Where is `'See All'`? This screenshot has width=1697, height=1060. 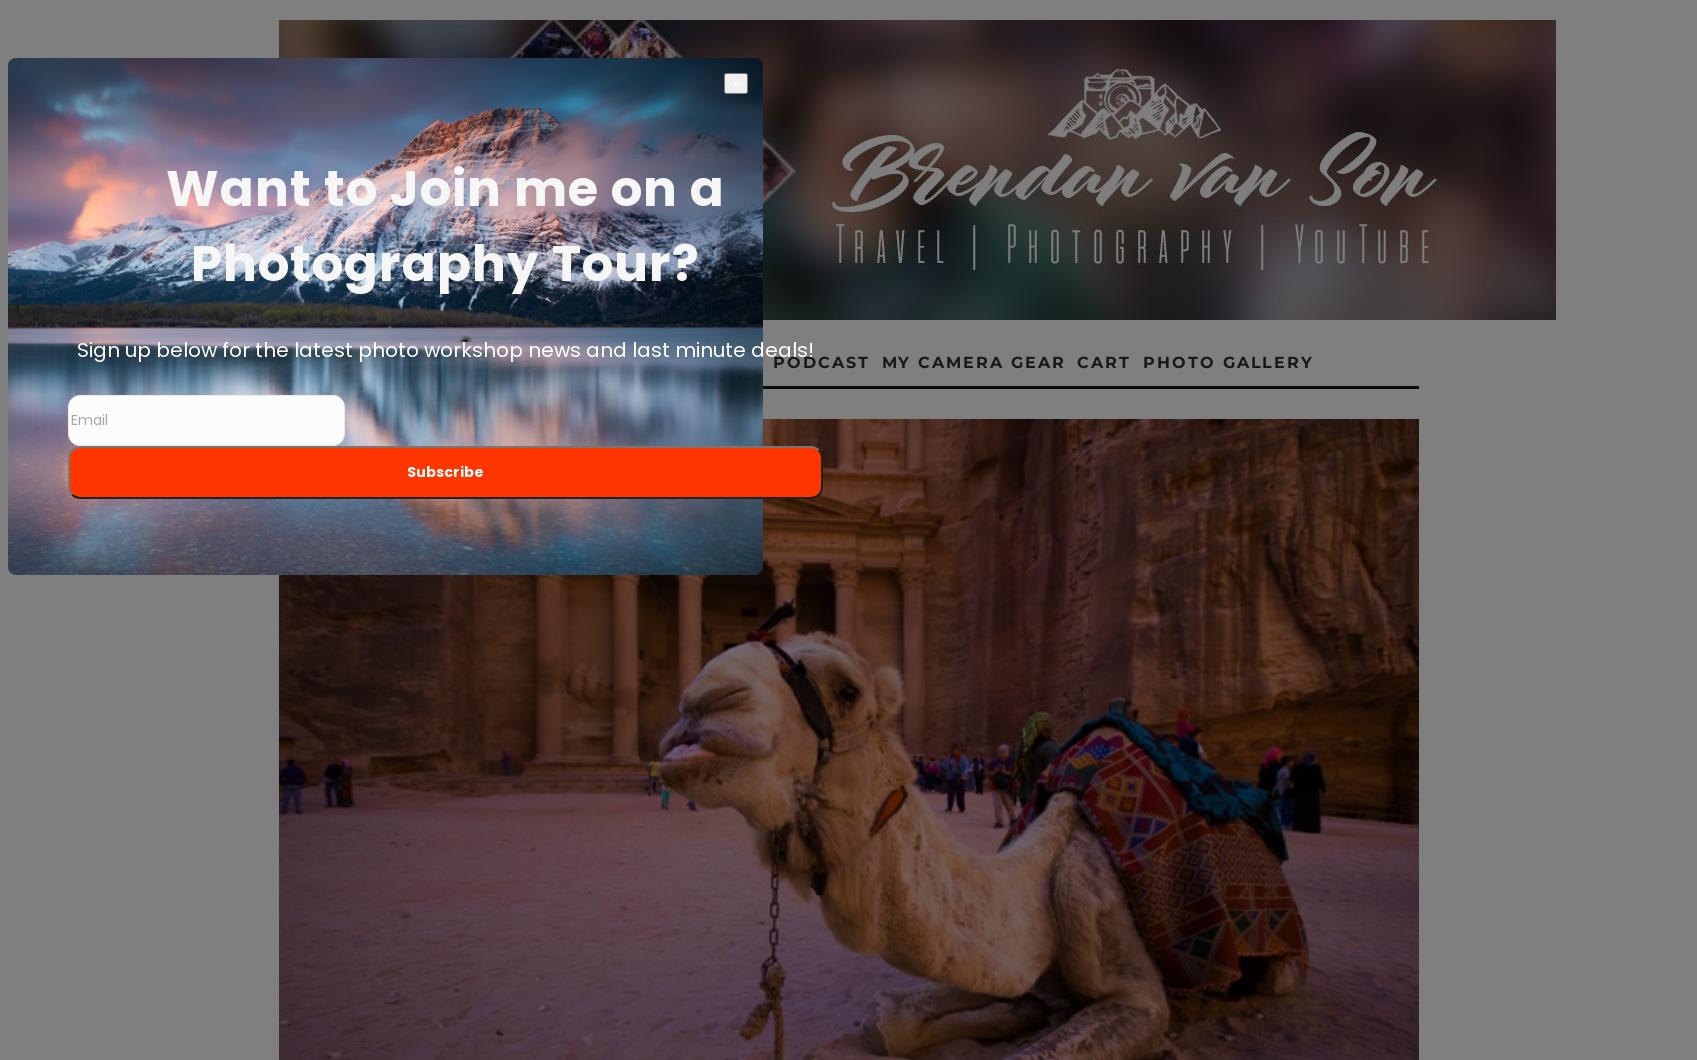
'See All' is located at coordinates (1295, 443).